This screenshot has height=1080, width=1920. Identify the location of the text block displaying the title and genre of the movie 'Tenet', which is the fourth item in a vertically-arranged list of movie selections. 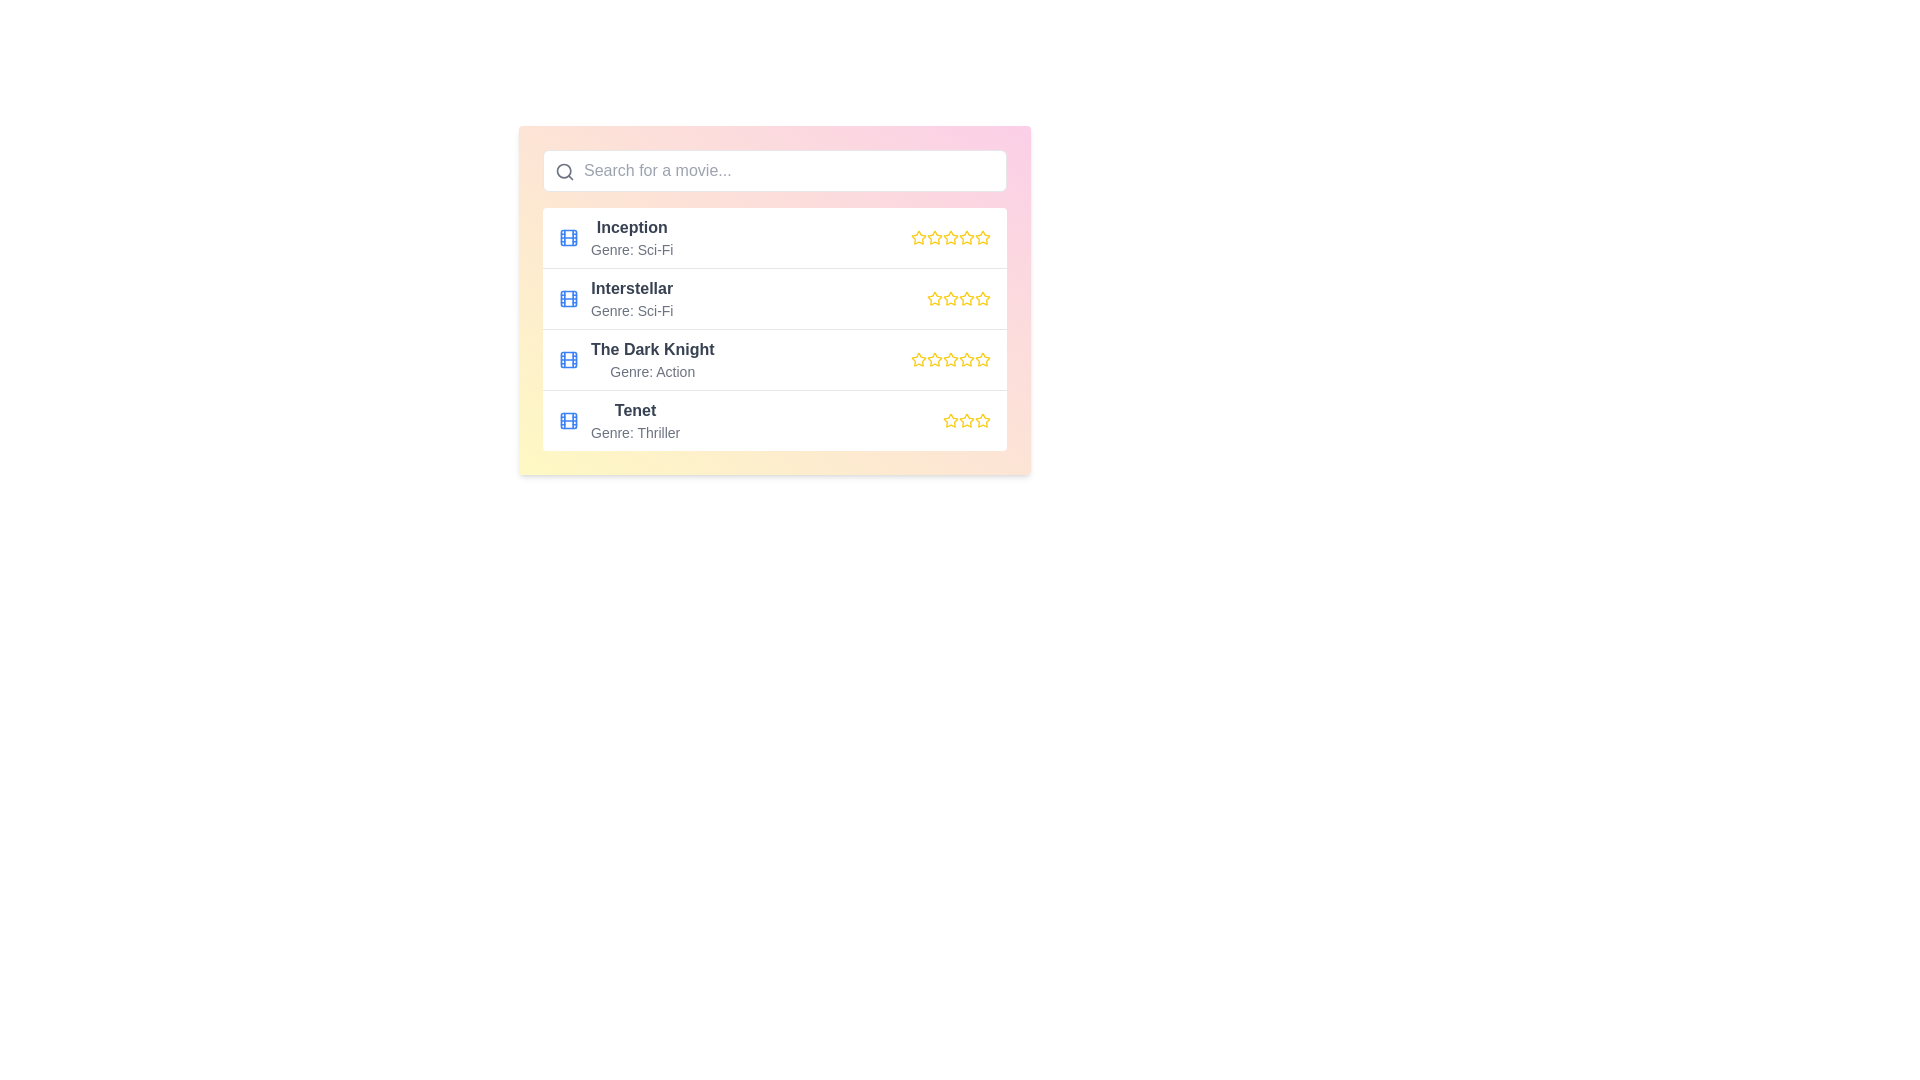
(634, 419).